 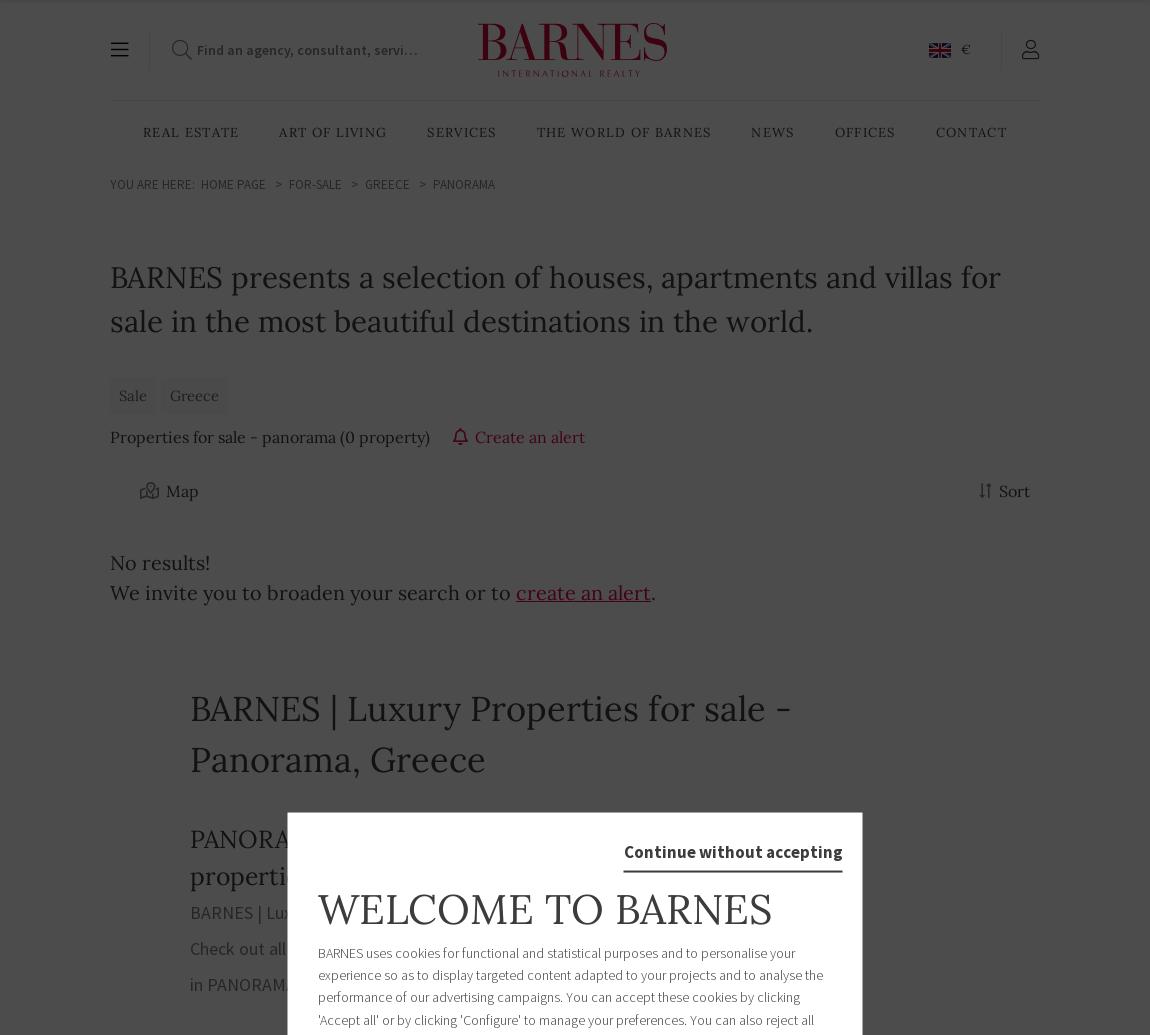 What do you see at coordinates (868, 121) in the screenshot?
I see `'English'` at bounding box center [868, 121].